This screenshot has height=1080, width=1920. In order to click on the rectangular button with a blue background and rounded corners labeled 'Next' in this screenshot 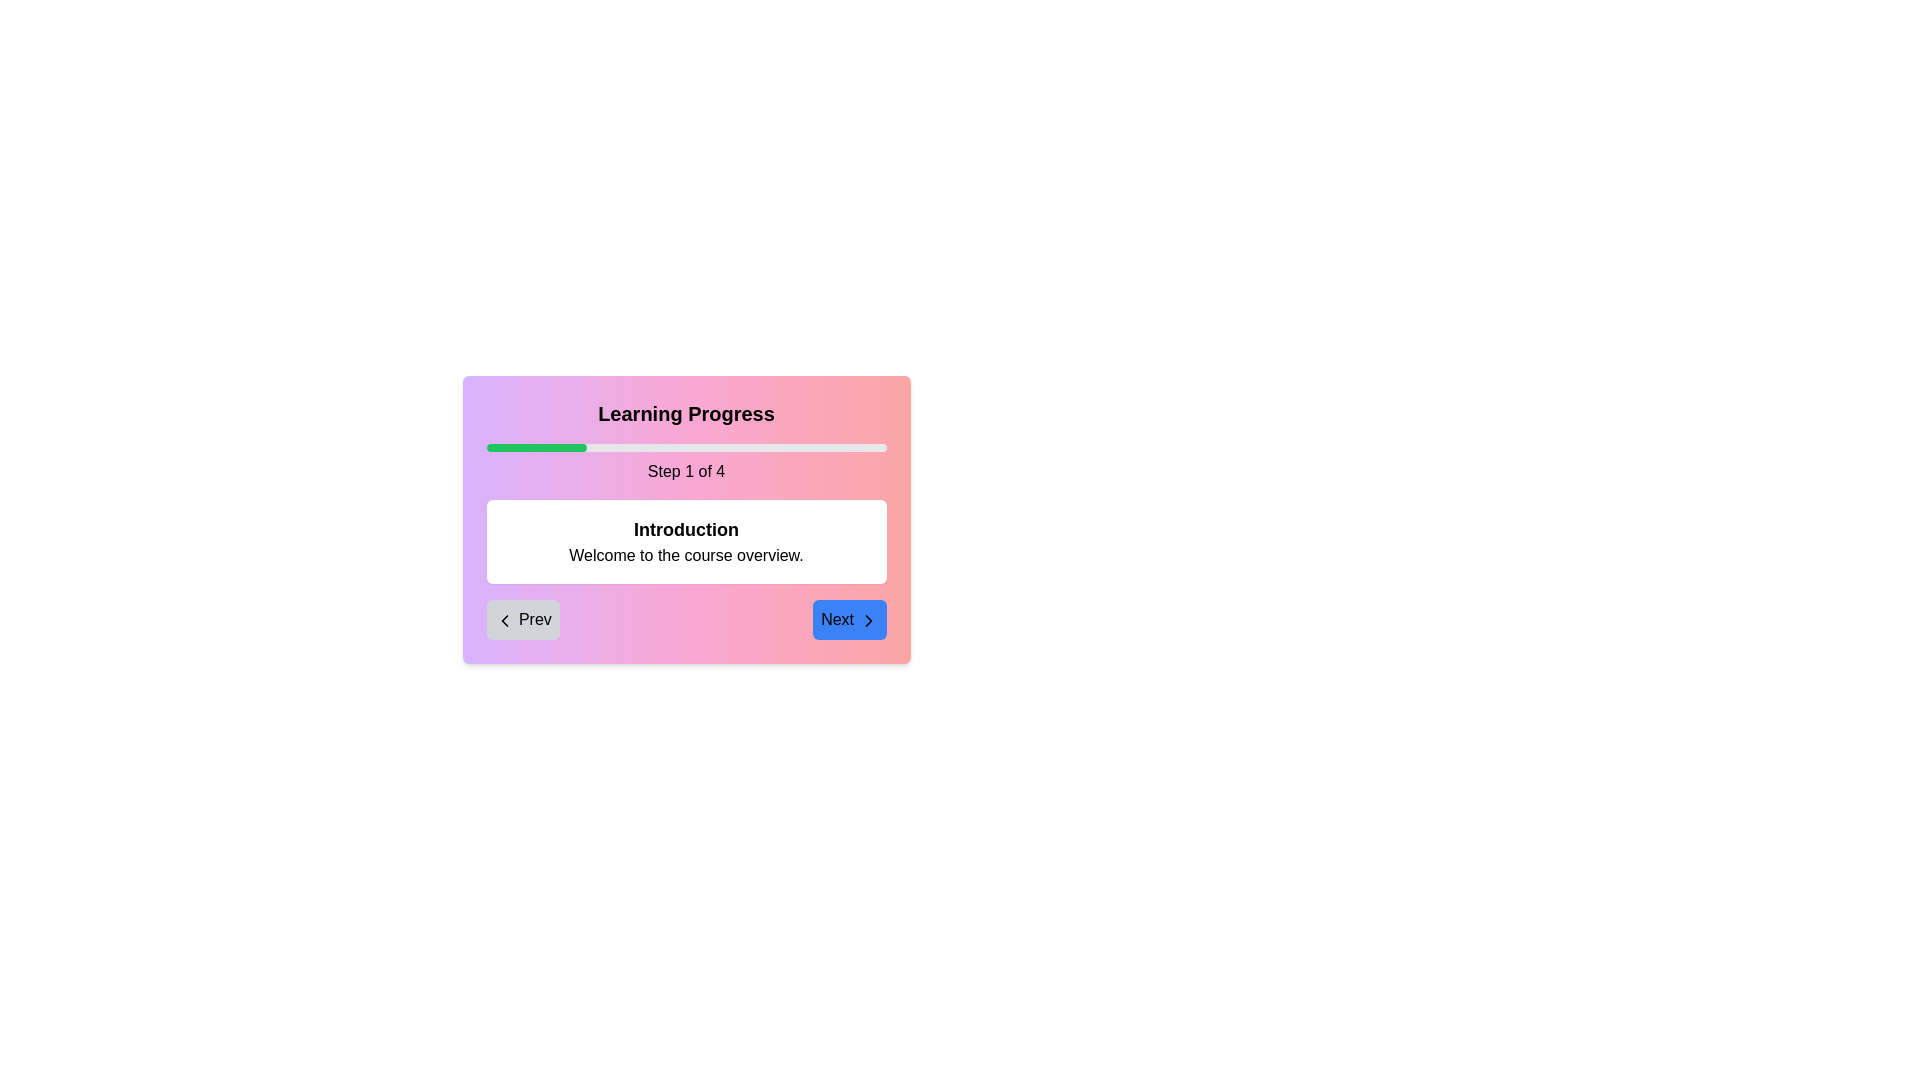, I will do `click(849, 619)`.